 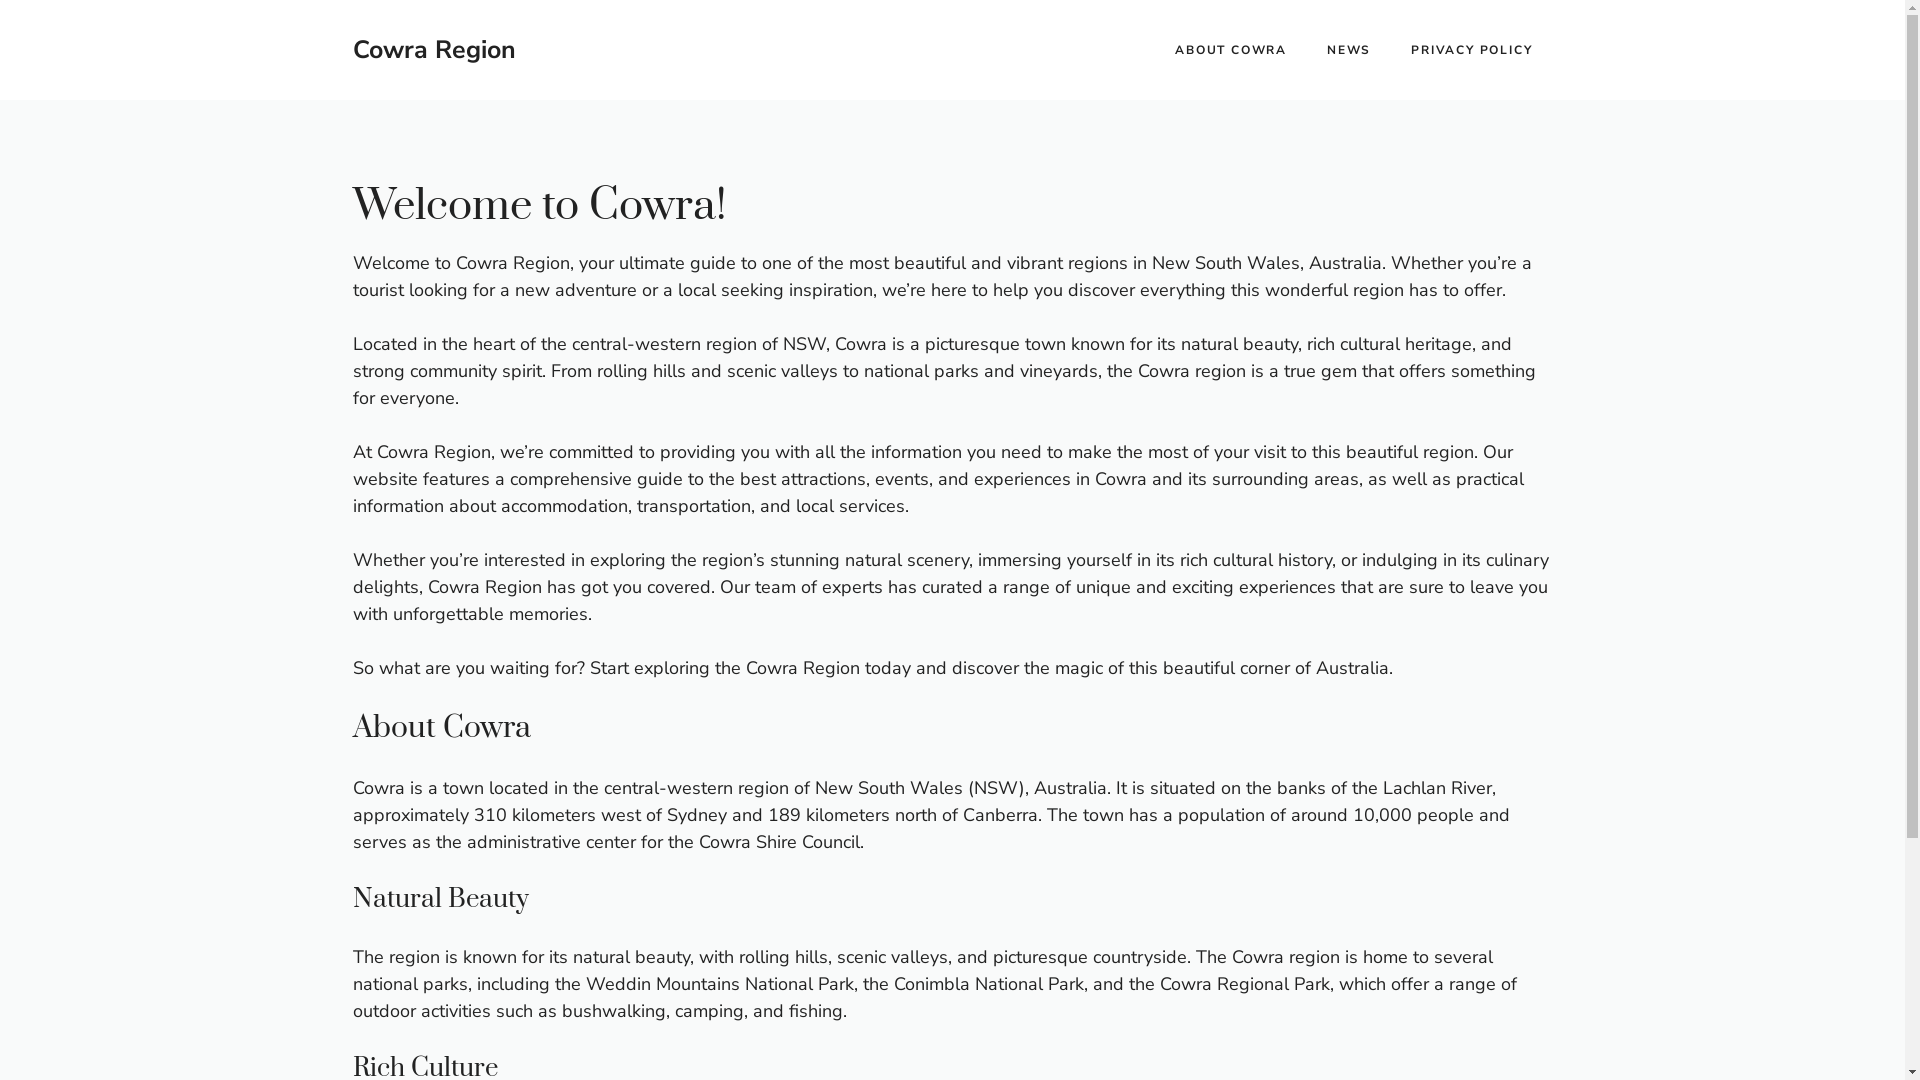 I want to click on 'Cowra Region', so click(x=351, y=49).